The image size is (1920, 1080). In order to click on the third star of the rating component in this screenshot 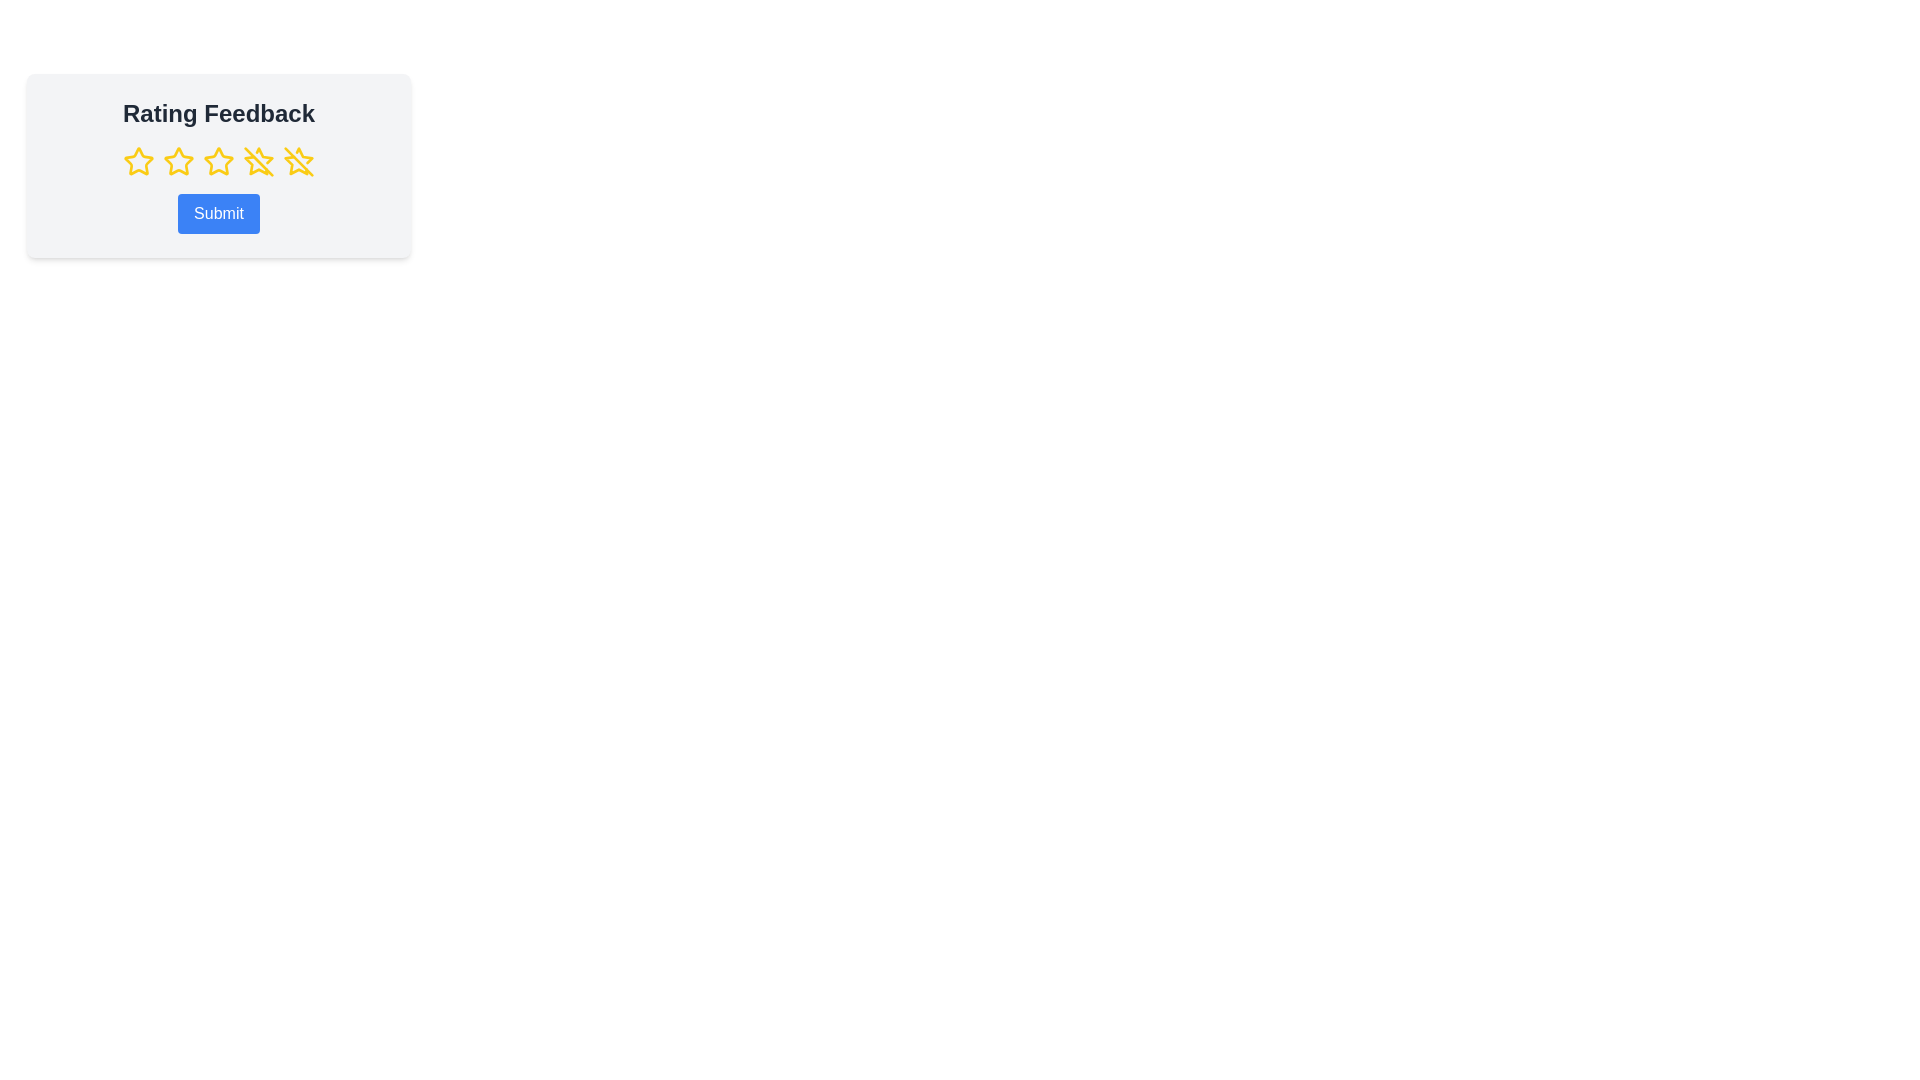, I will do `click(219, 161)`.